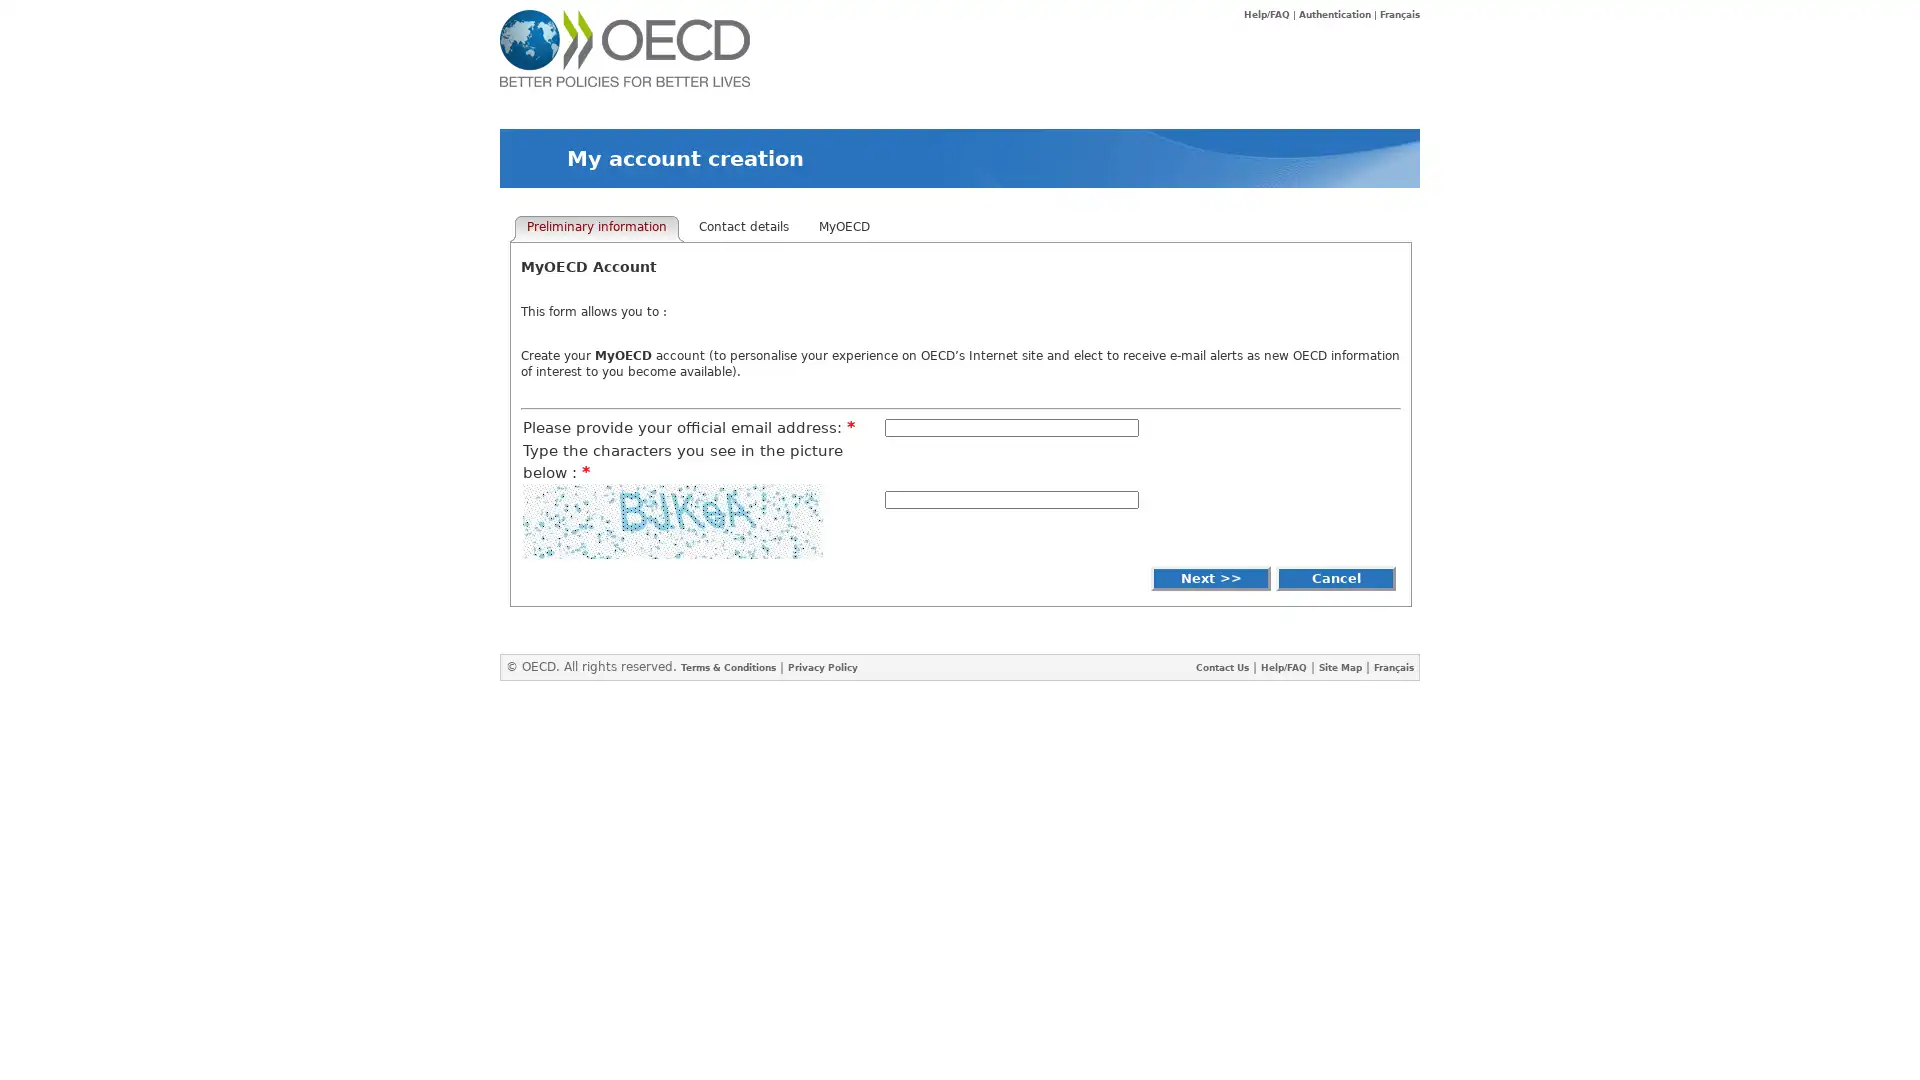  What do you see at coordinates (1335, 578) in the screenshot?
I see `Cancel` at bounding box center [1335, 578].